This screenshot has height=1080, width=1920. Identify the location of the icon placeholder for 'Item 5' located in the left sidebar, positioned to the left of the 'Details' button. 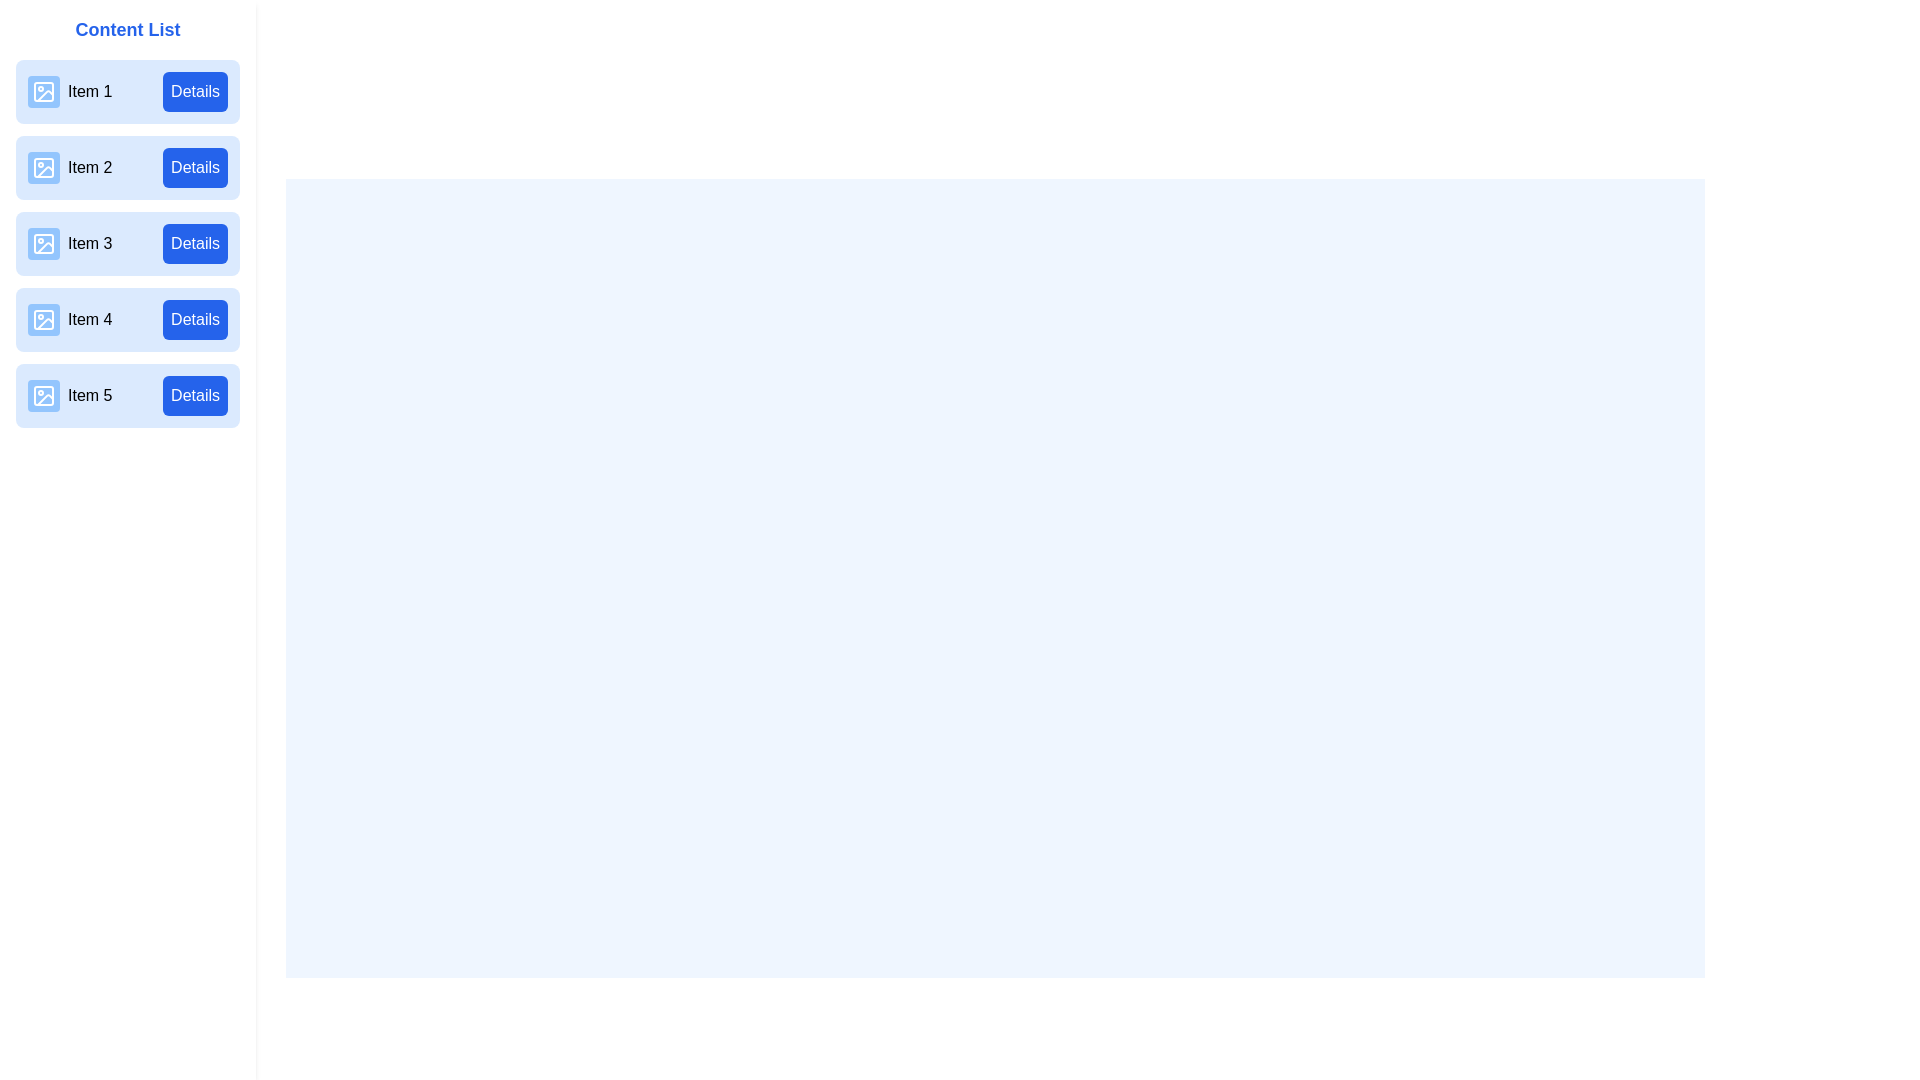
(43, 396).